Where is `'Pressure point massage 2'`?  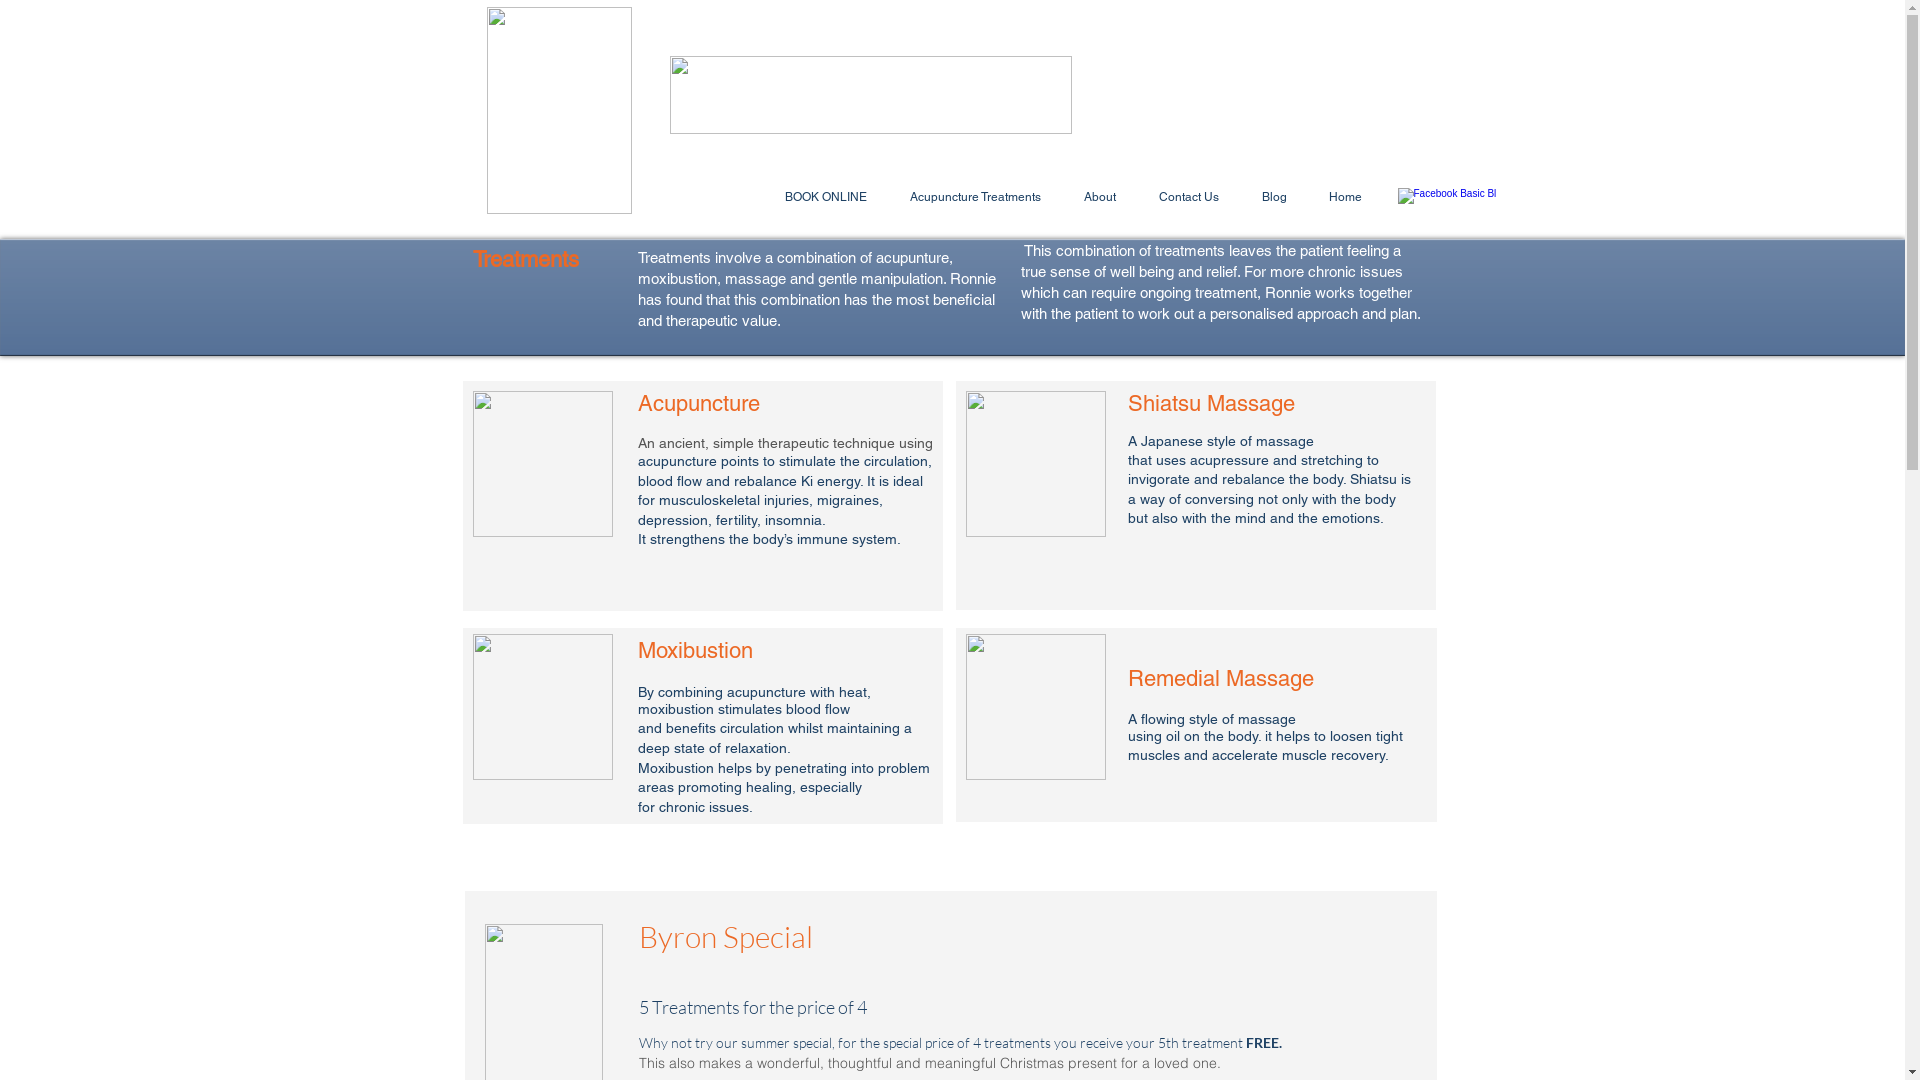
'Pressure point massage 2' is located at coordinates (1036, 463).